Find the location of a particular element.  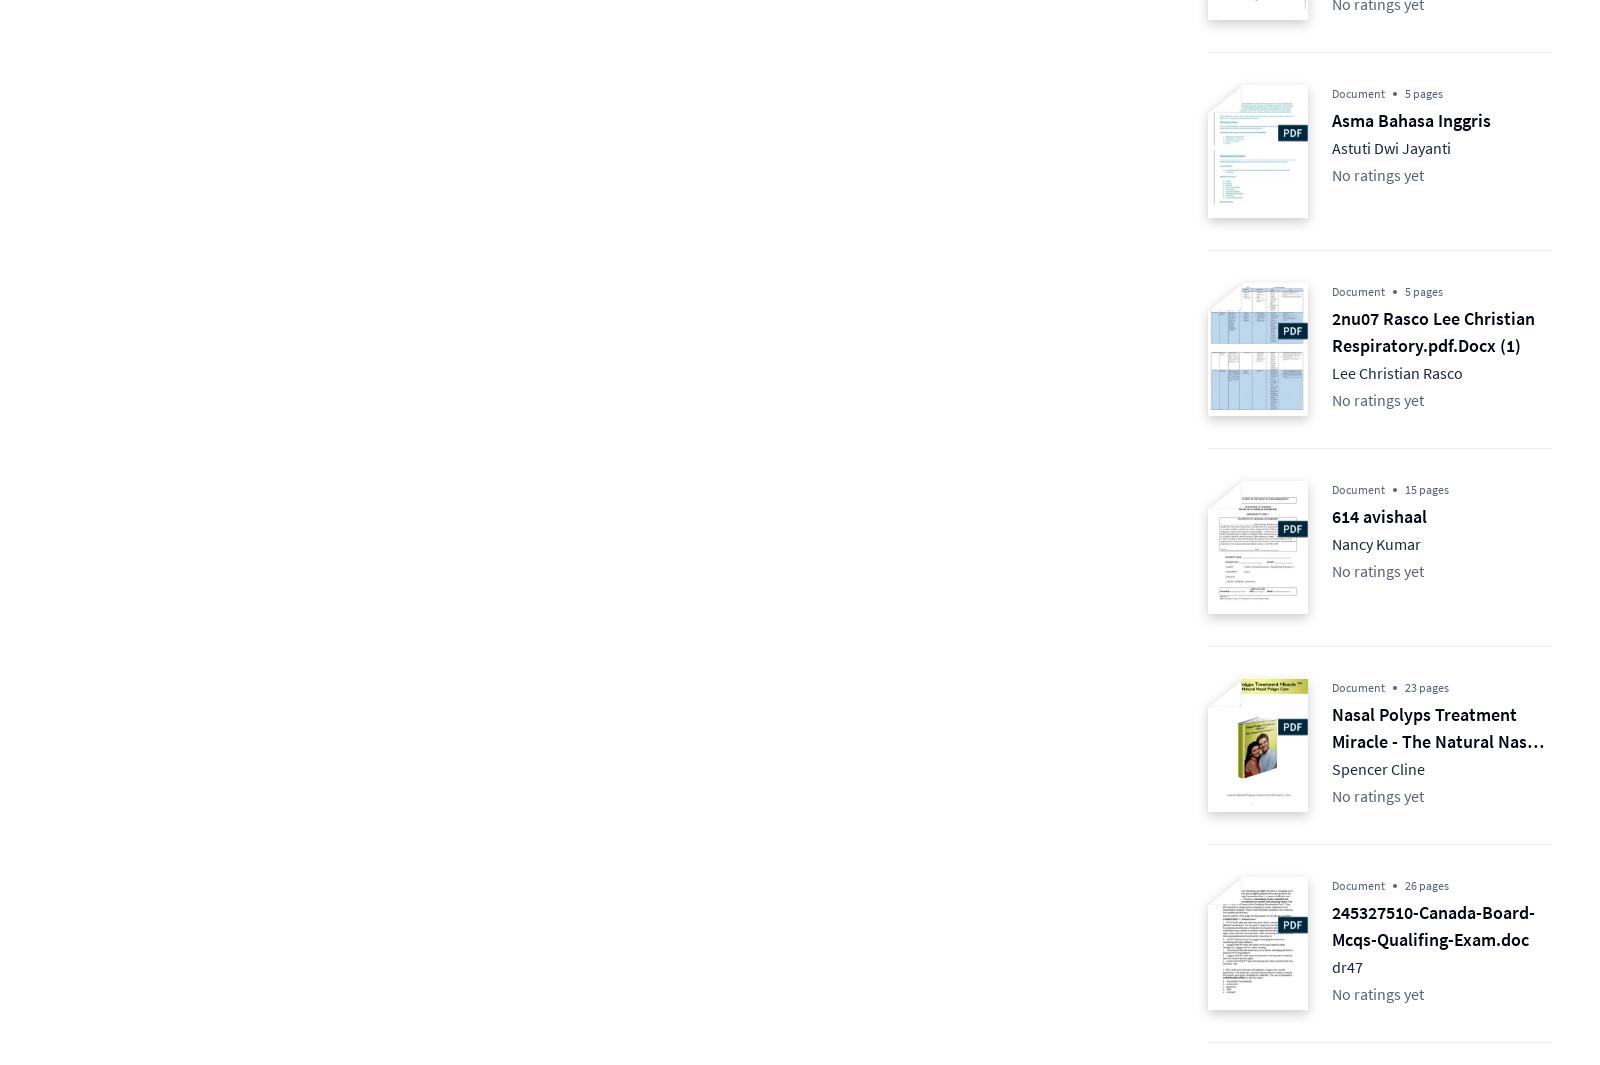

'Spencer Cline' is located at coordinates (1377, 769).